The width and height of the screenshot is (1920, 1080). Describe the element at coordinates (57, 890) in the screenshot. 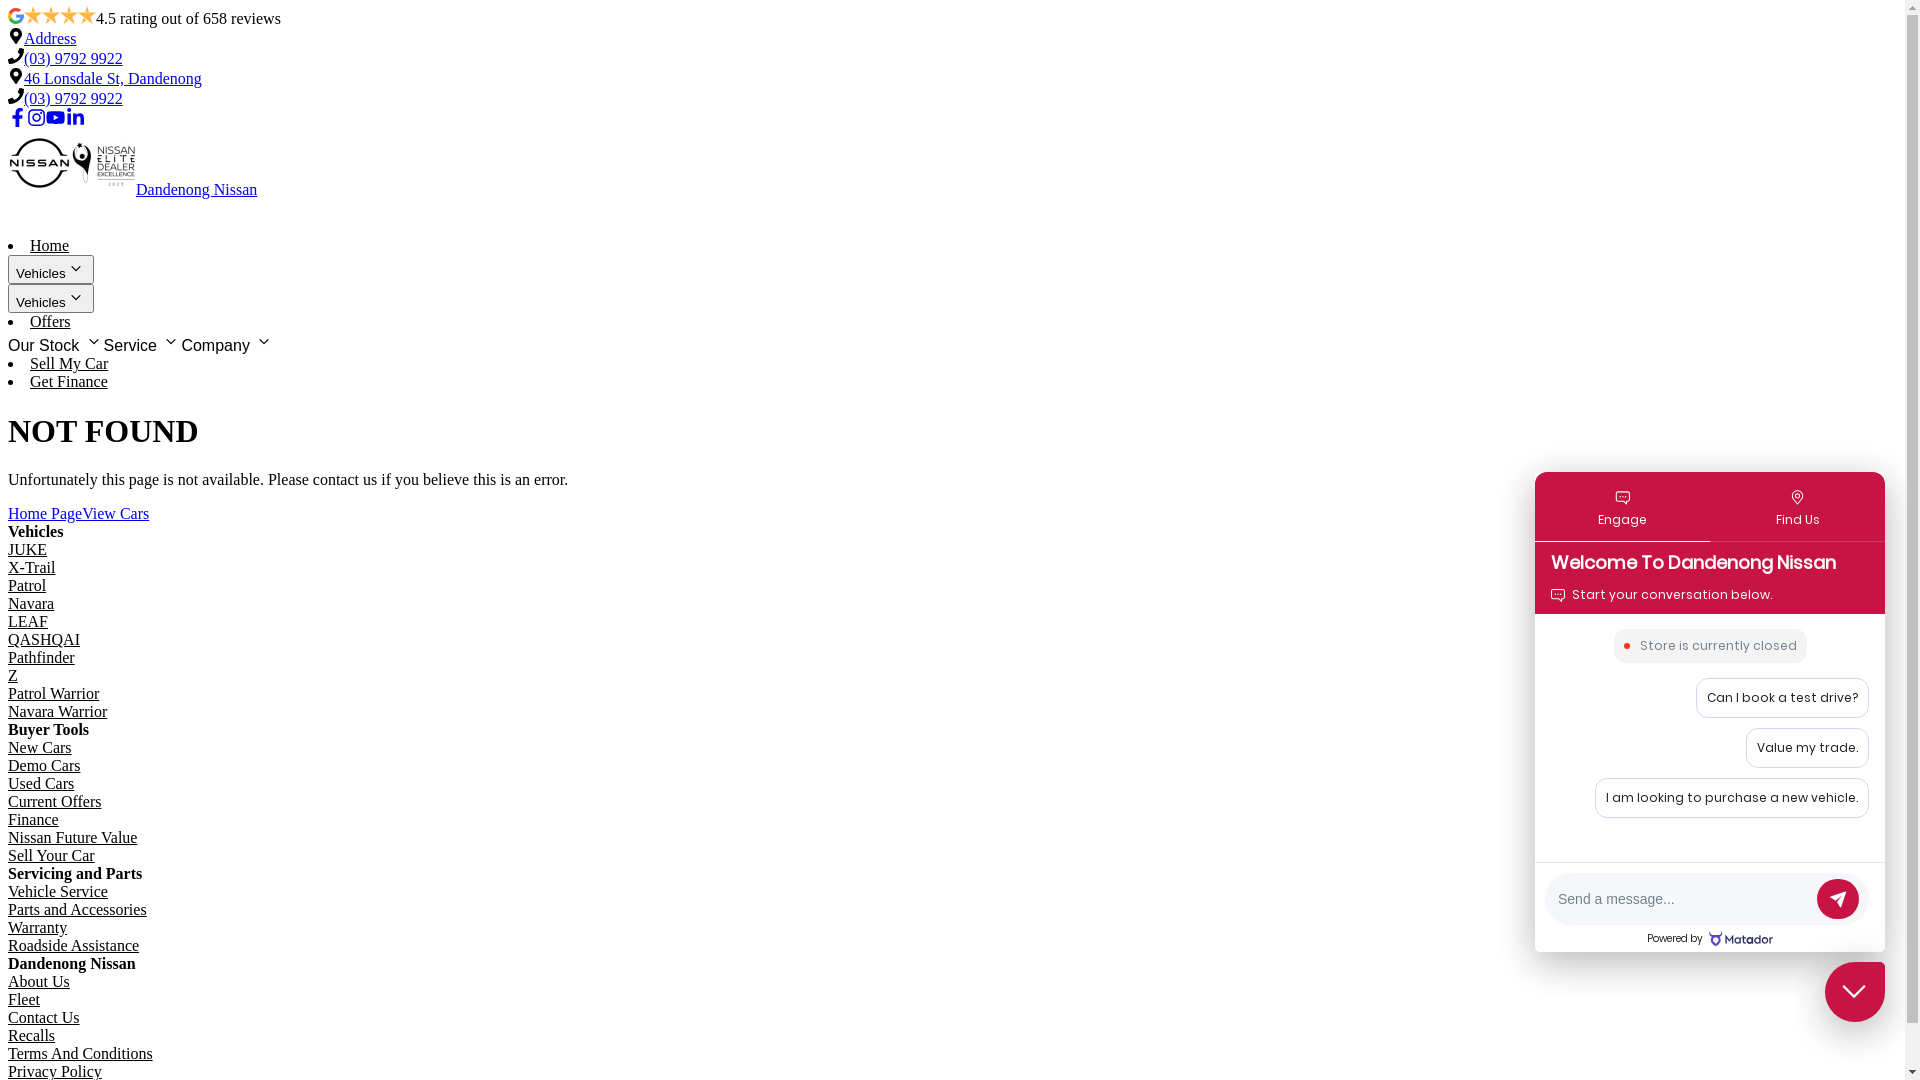

I see `'Vehicle Service'` at that location.